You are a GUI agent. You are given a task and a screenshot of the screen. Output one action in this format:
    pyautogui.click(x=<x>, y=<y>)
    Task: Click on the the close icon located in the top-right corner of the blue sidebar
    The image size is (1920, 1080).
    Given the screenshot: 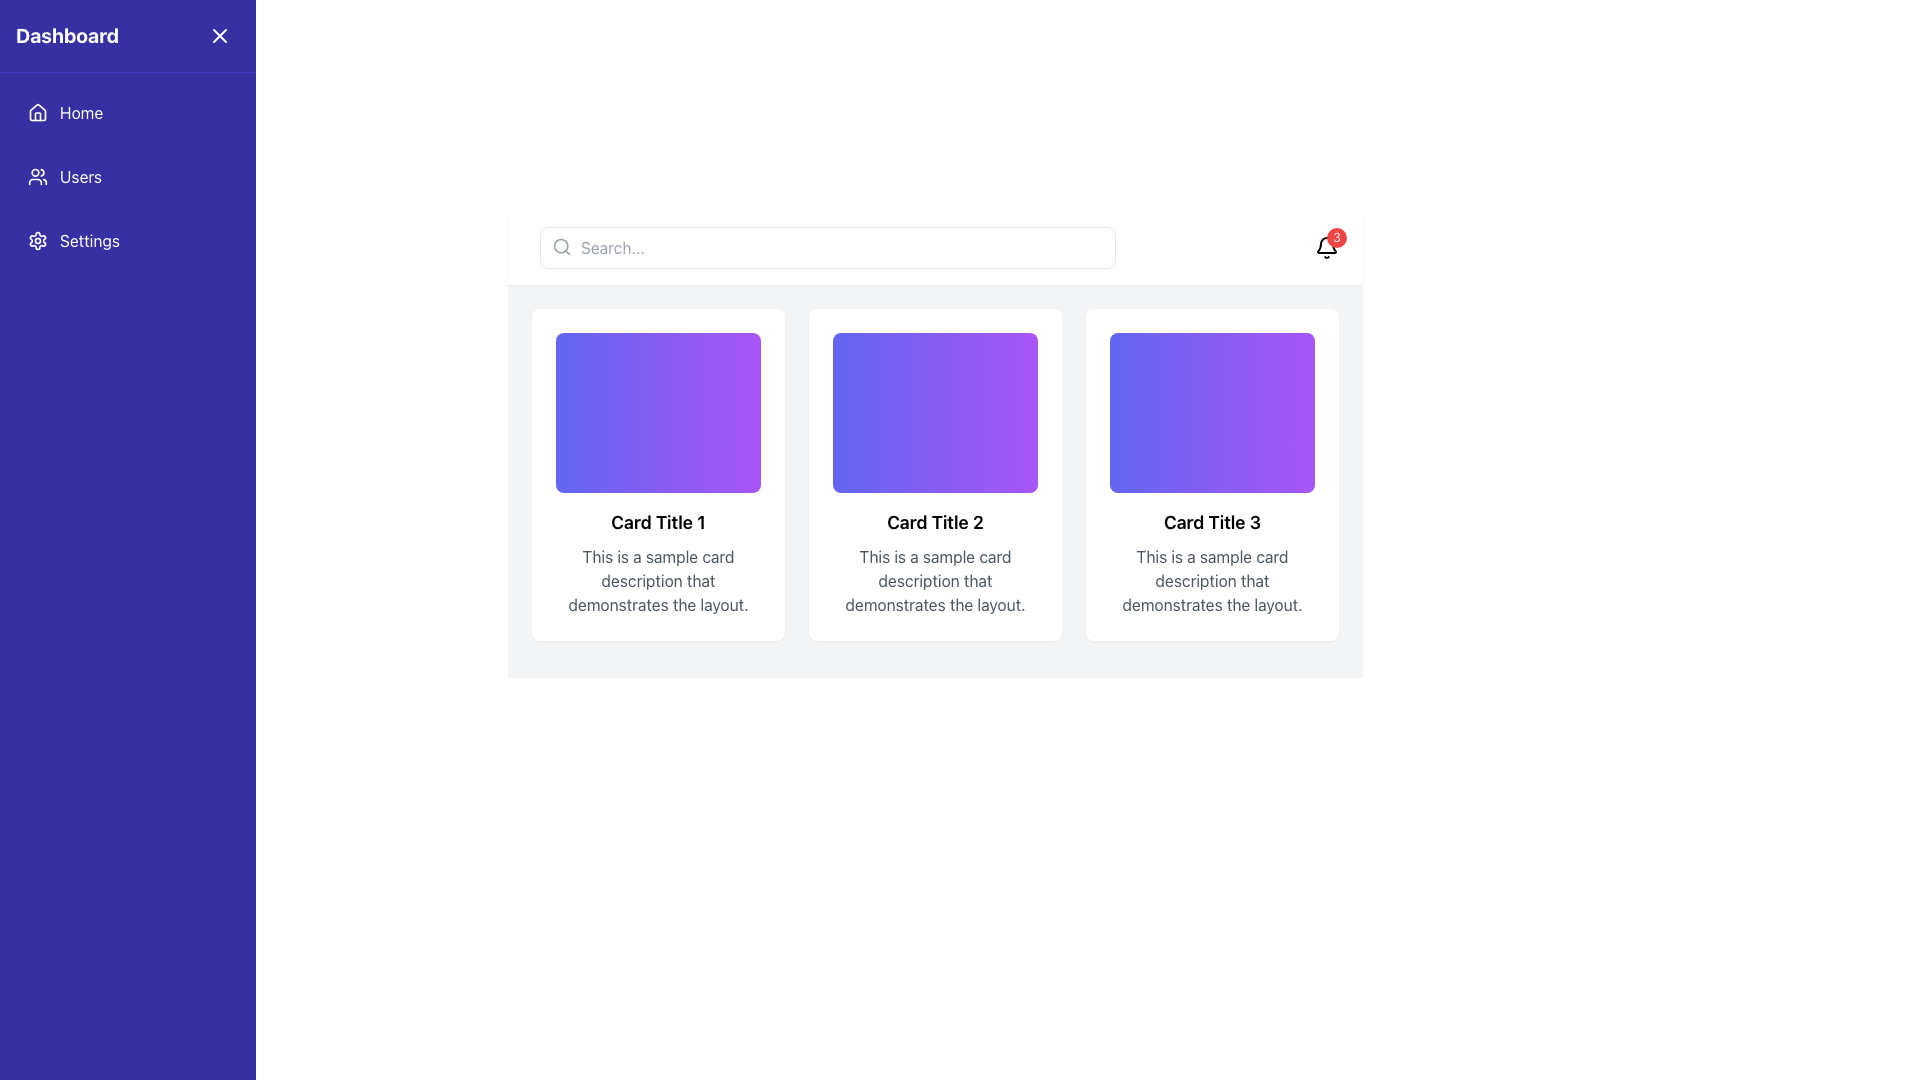 What is the action you would take?
    pyautogui.click(x=220, y=35)
    